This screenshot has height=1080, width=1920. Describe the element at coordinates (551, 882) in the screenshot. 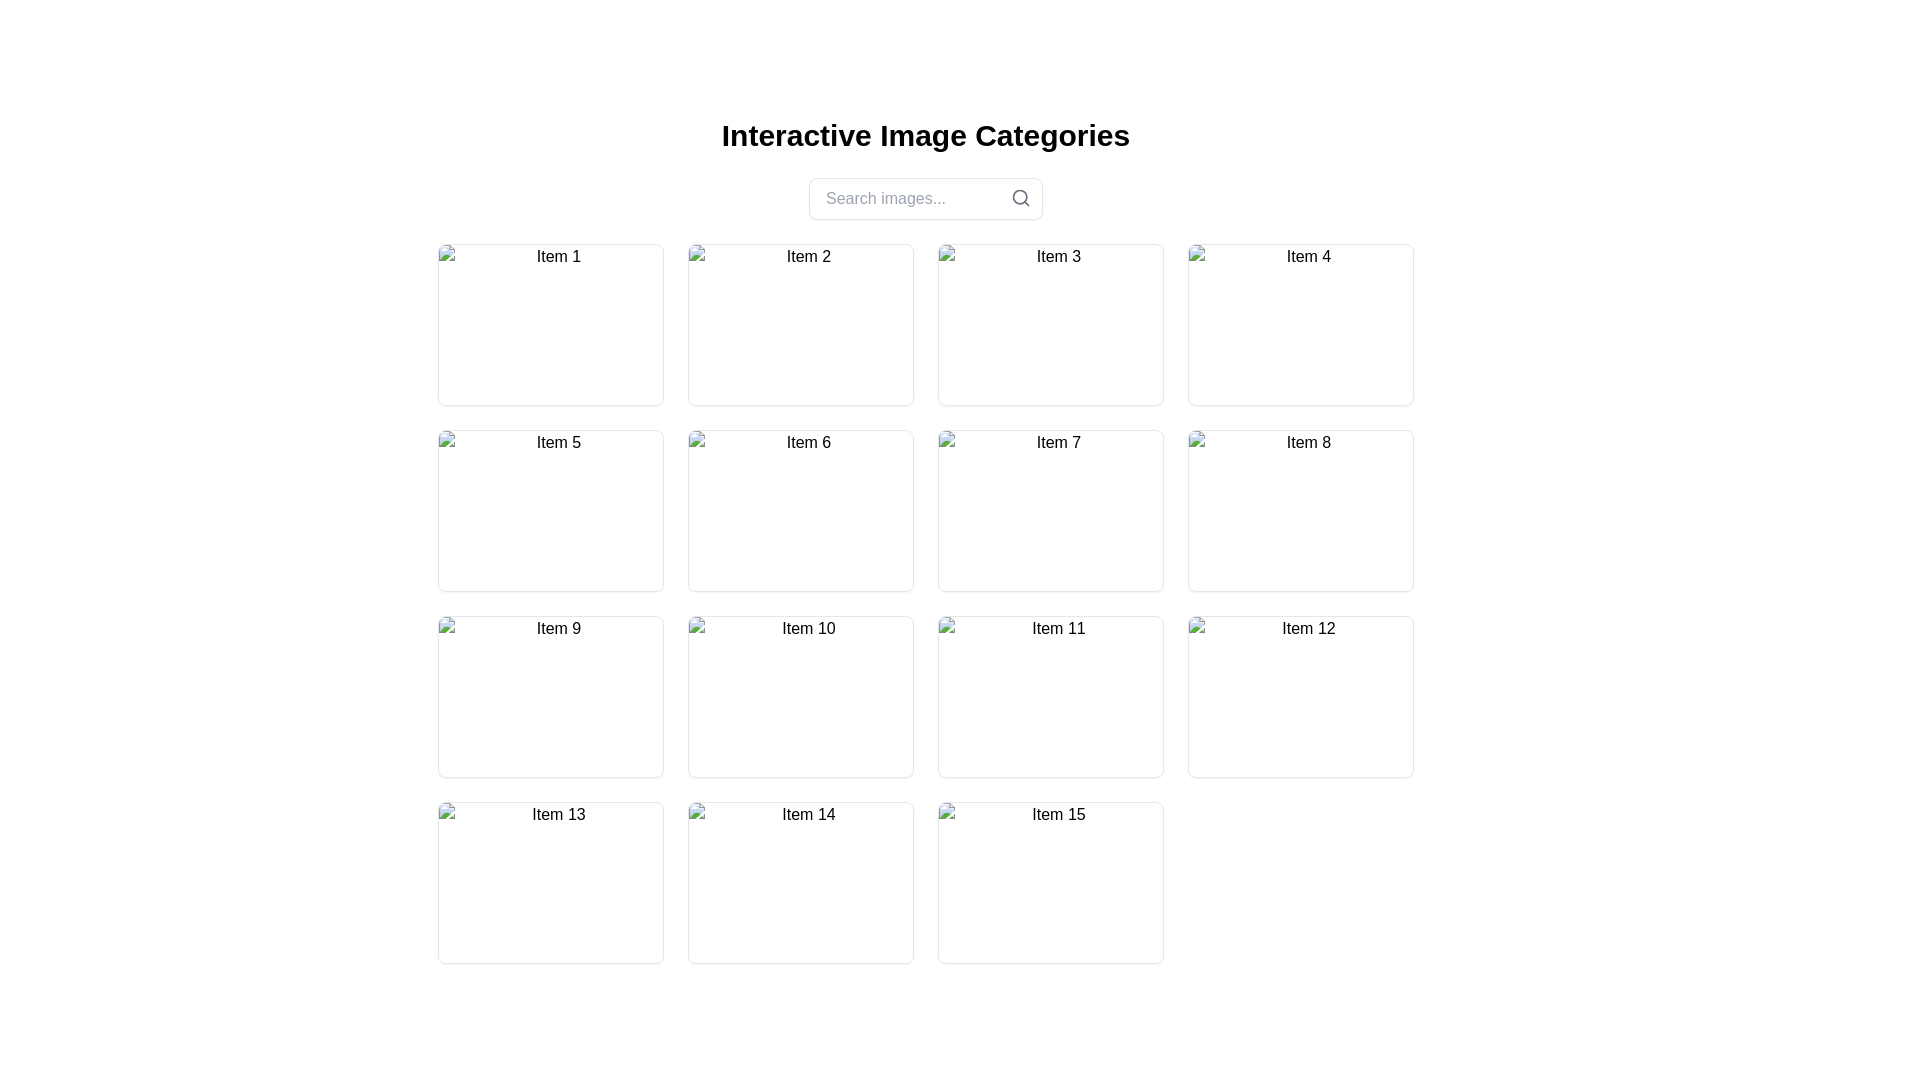

I see `the 'Nature' card, which serves as an entry point` at that location.